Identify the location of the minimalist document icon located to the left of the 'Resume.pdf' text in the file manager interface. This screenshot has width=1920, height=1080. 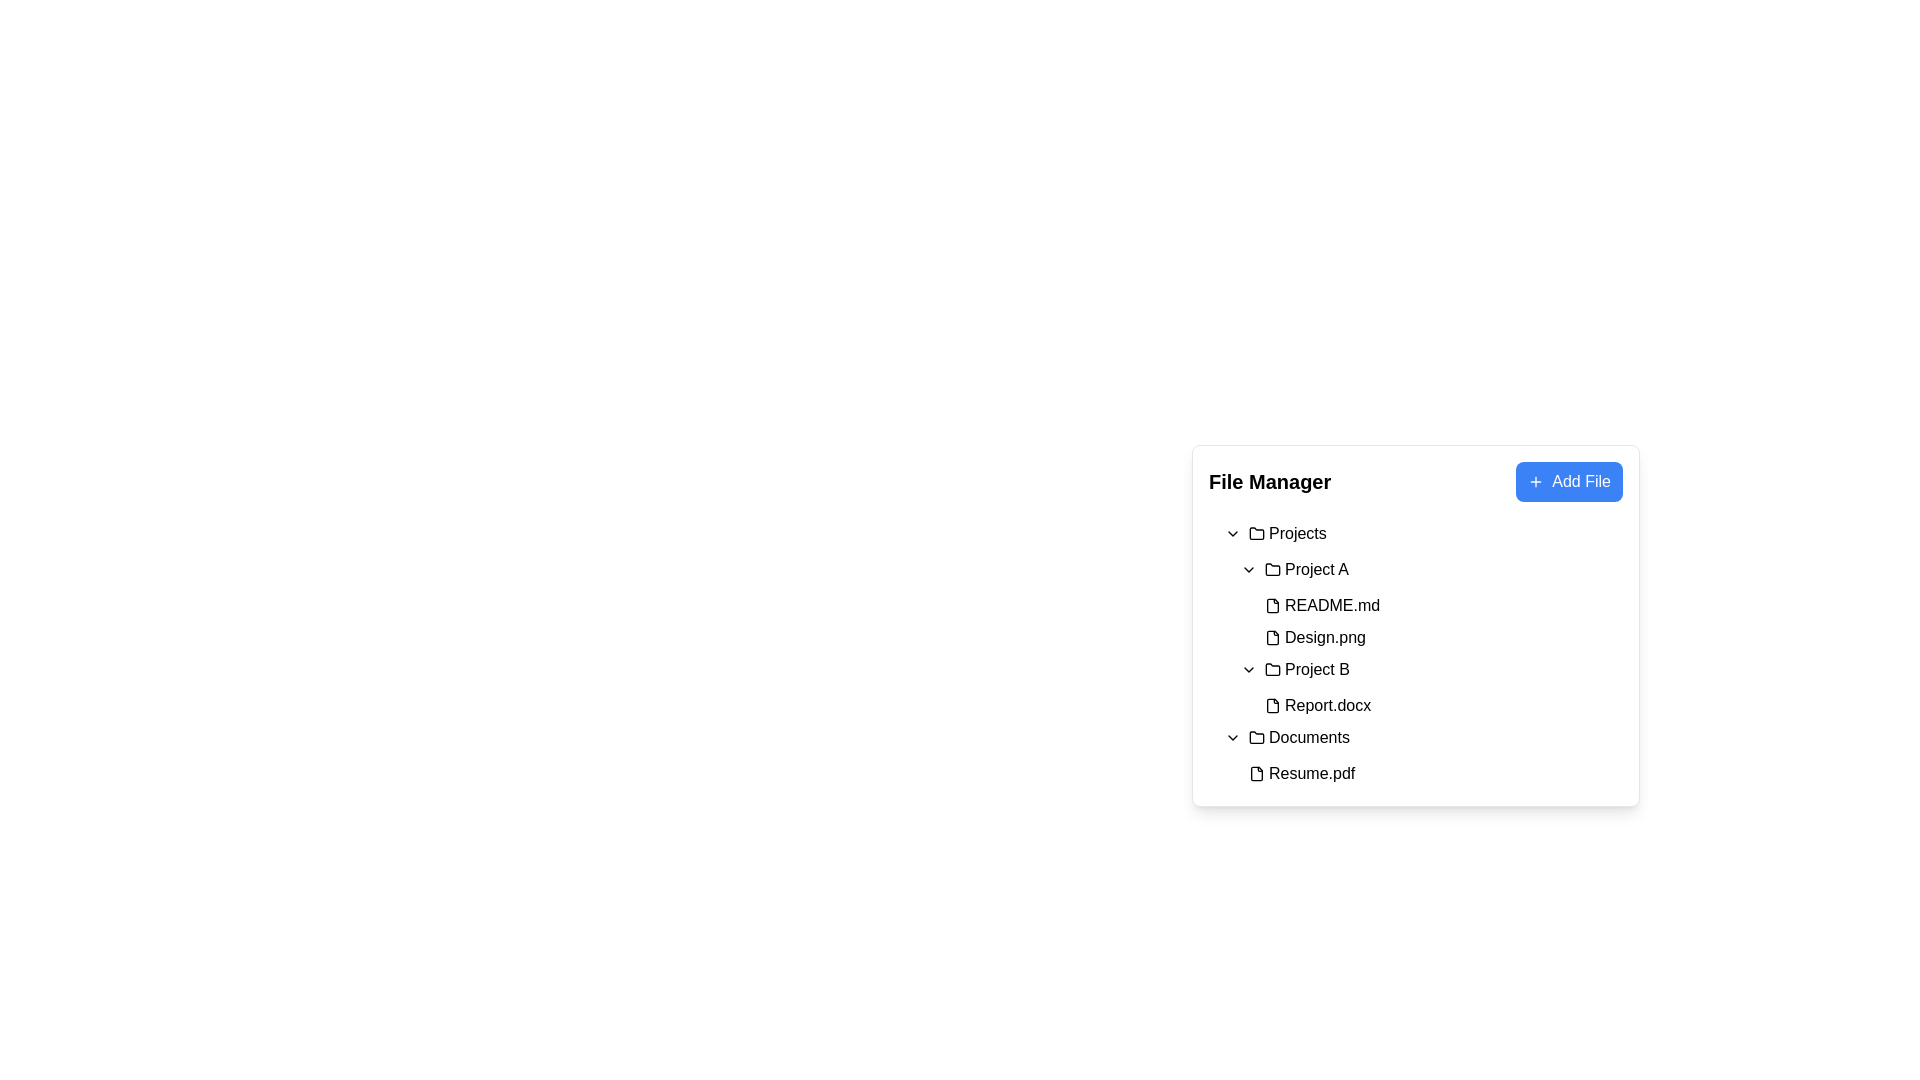
(1256, 773).